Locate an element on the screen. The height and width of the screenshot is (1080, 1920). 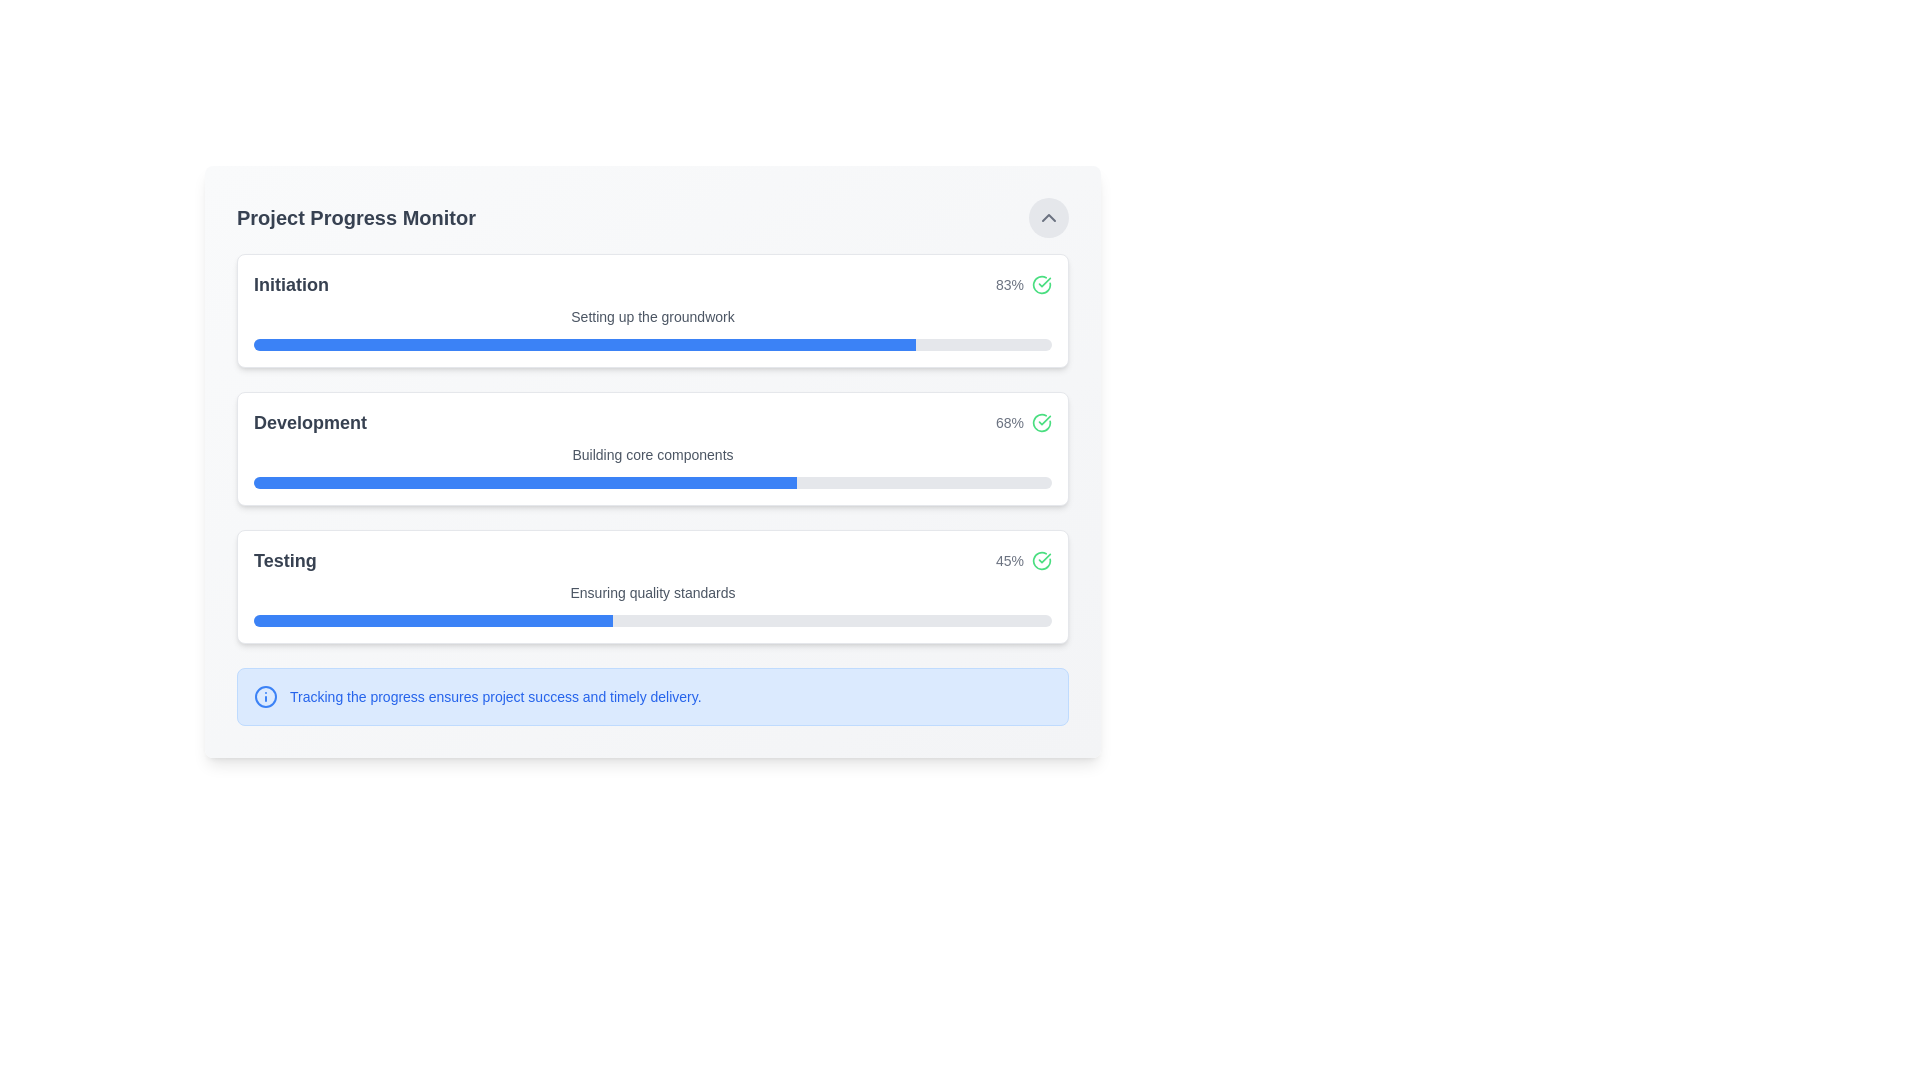
the visual progress of the blue progress indicator bar within the 'Development' section of the 'Project Progress Monitor.' is located at coordinates (525, 482).